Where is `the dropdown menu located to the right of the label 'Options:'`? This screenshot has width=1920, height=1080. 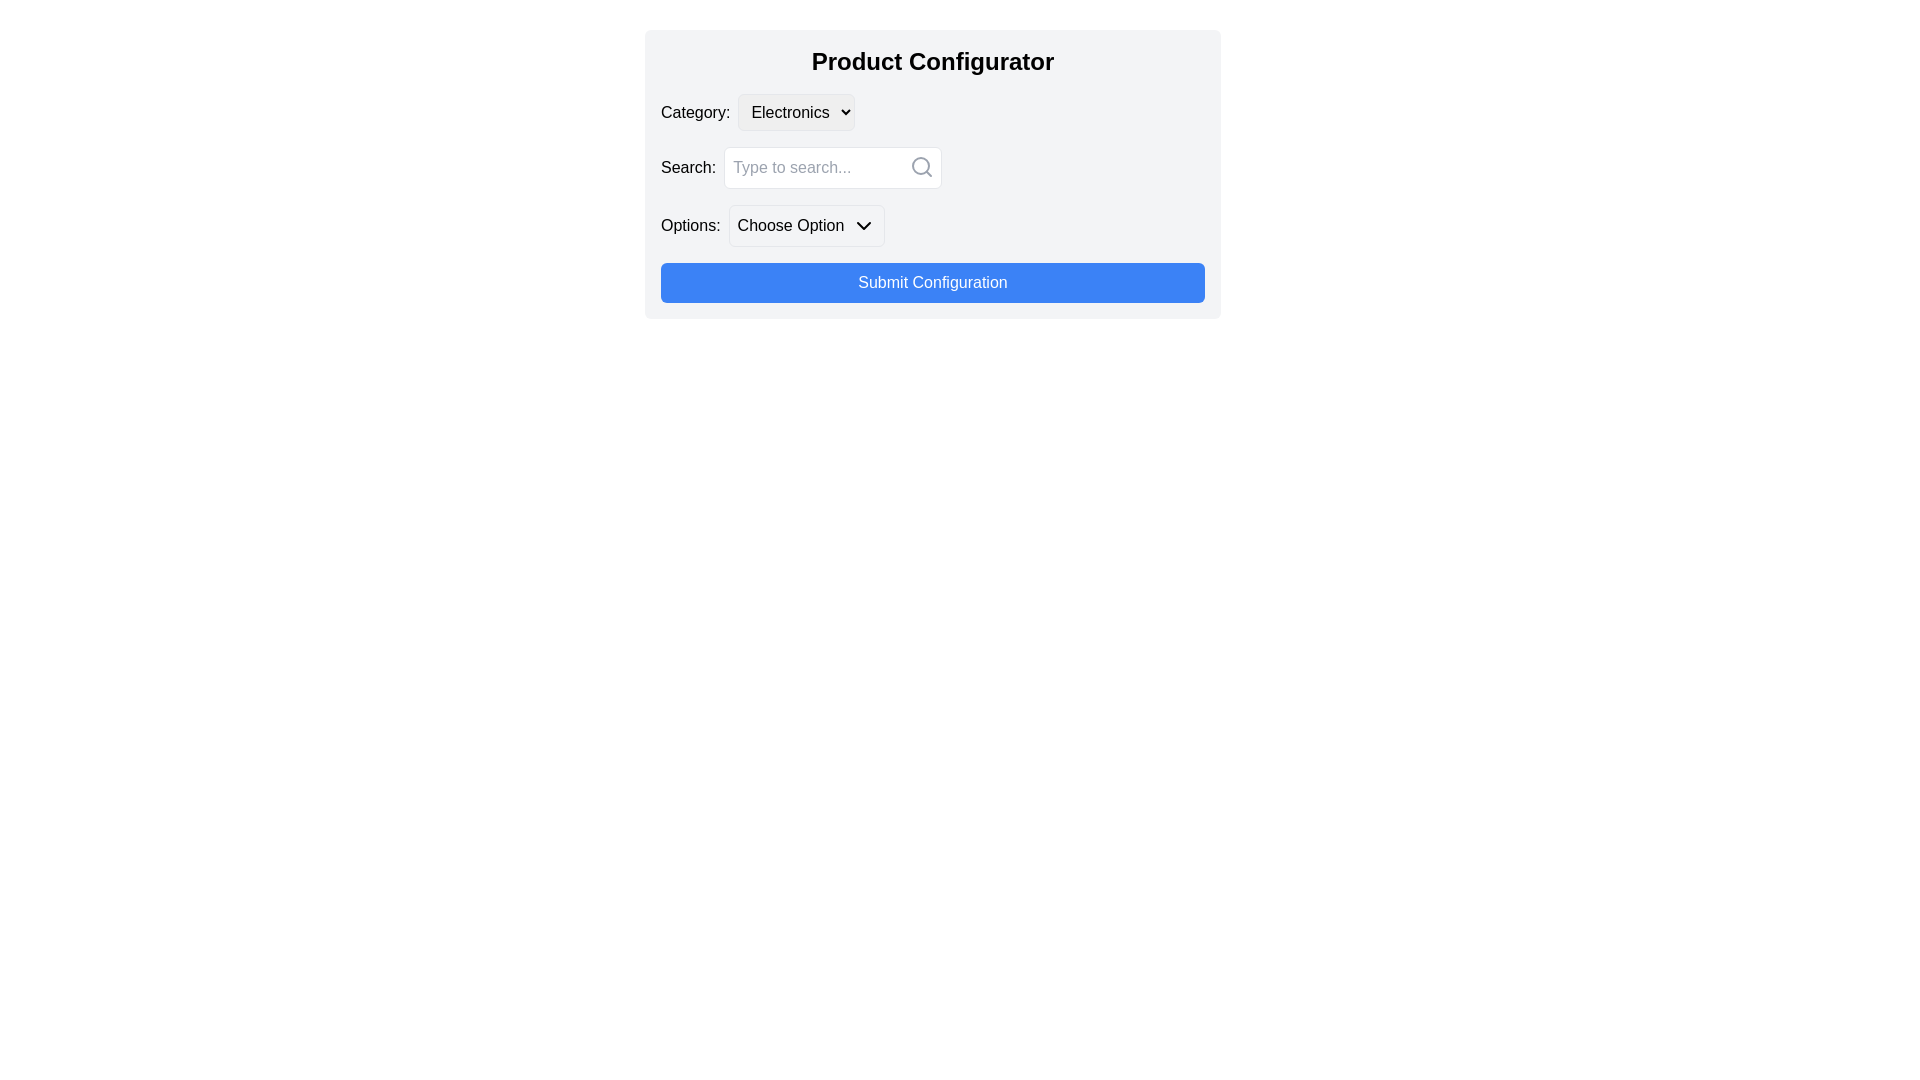
the dropdown menu located to the right of the label 'Options:' is located at coordinates (806, 225).